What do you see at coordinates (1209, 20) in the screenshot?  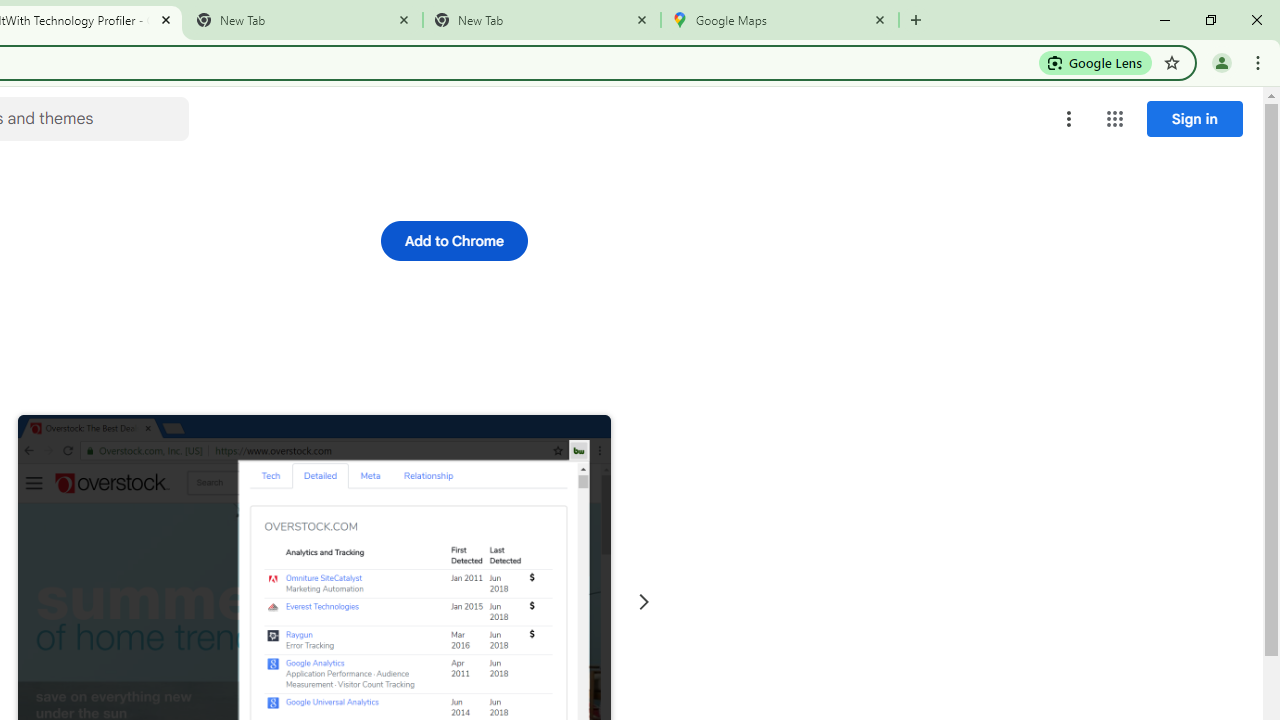 I see `'Restore'` at bounding box center [1209, 20].